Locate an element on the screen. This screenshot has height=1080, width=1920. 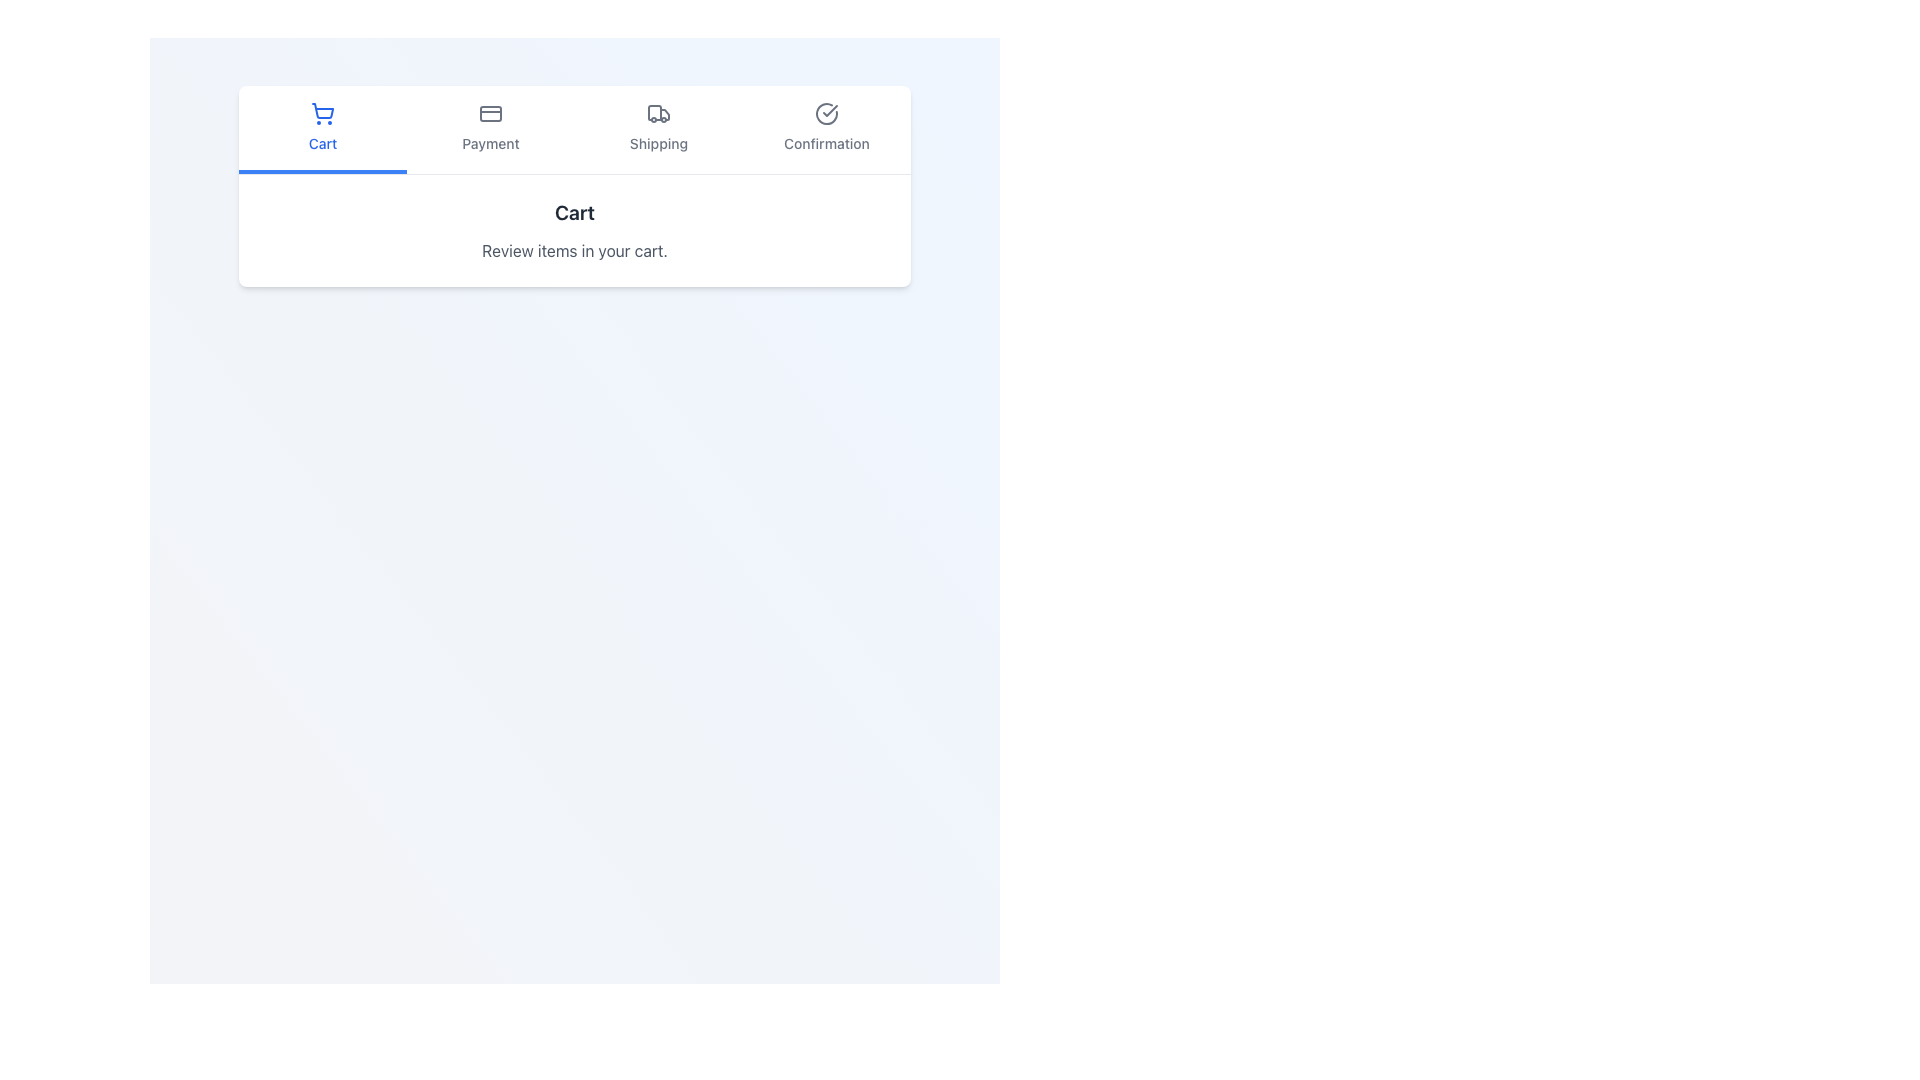
the Payment button in the navigation bar to observe the hover effects is located at coordinates (490, 130).